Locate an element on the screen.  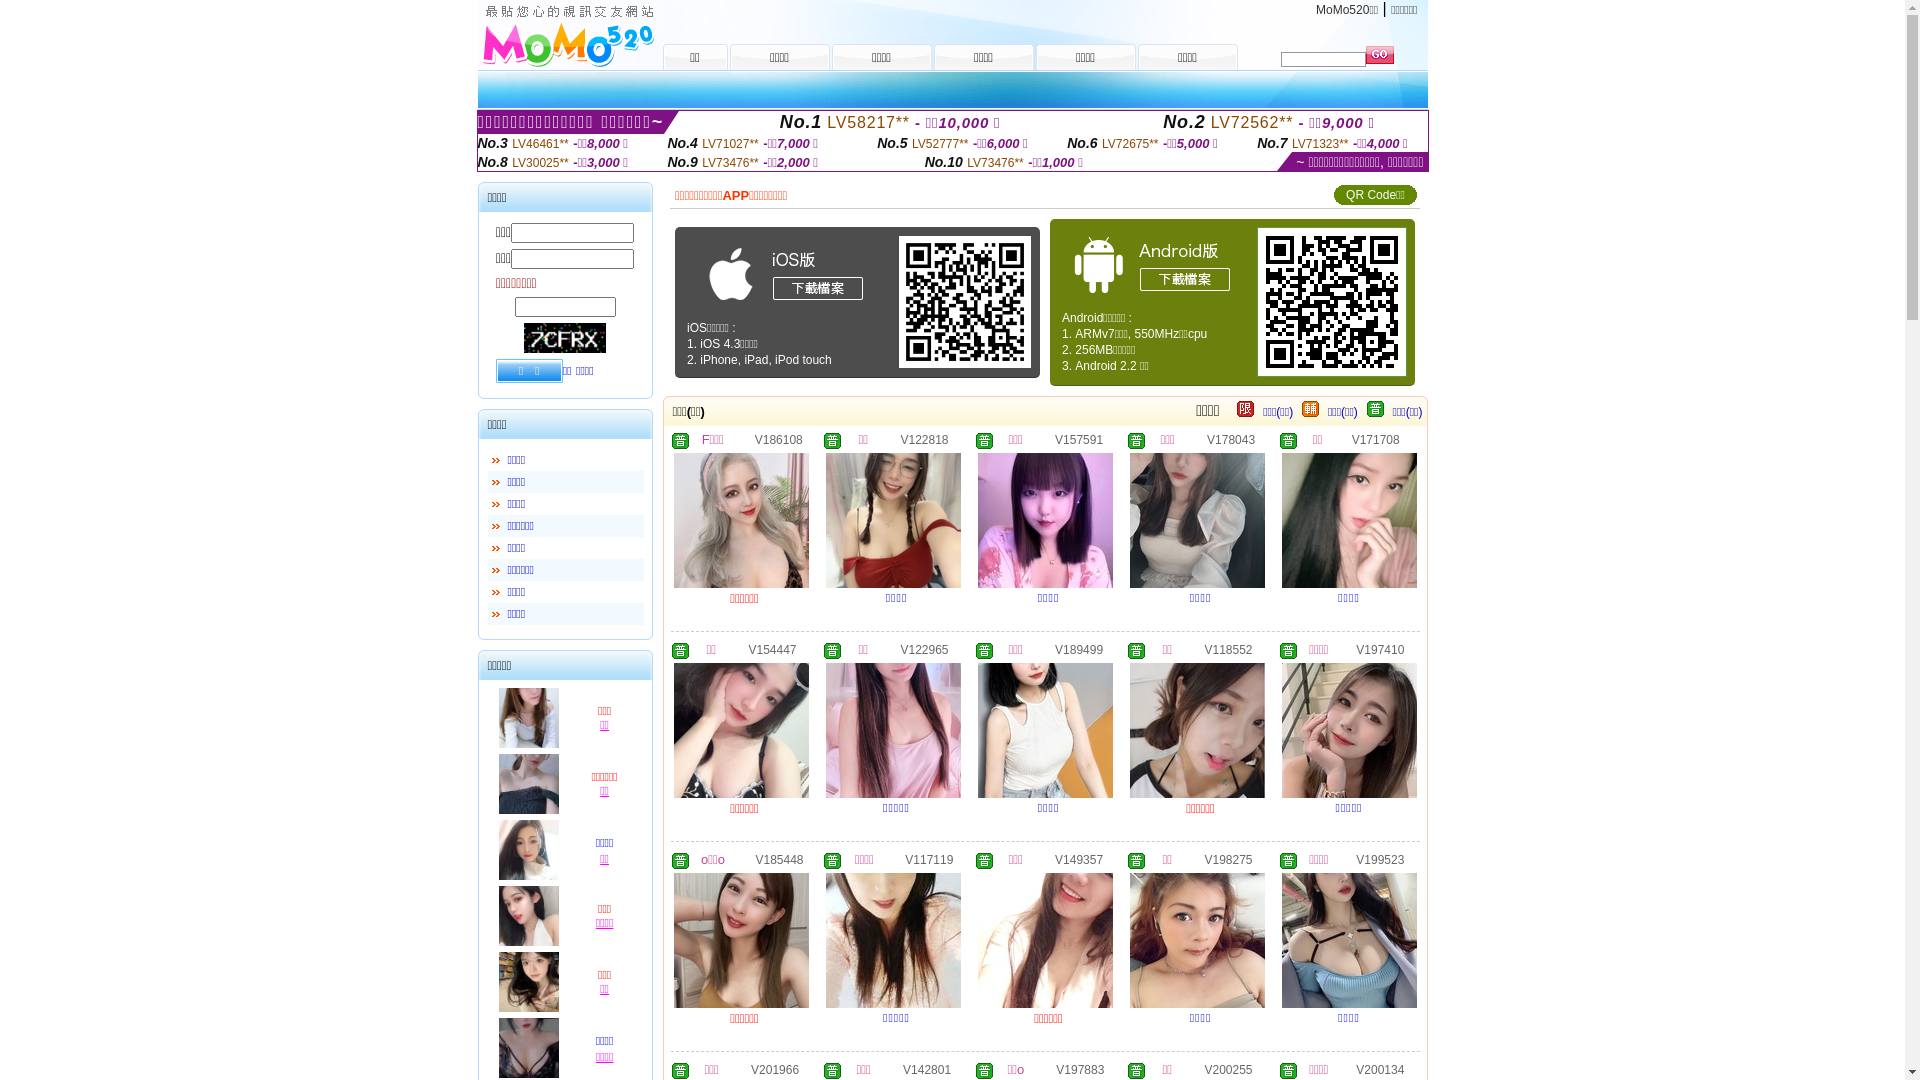
'V171708' is located at coordinates (1375, 438).